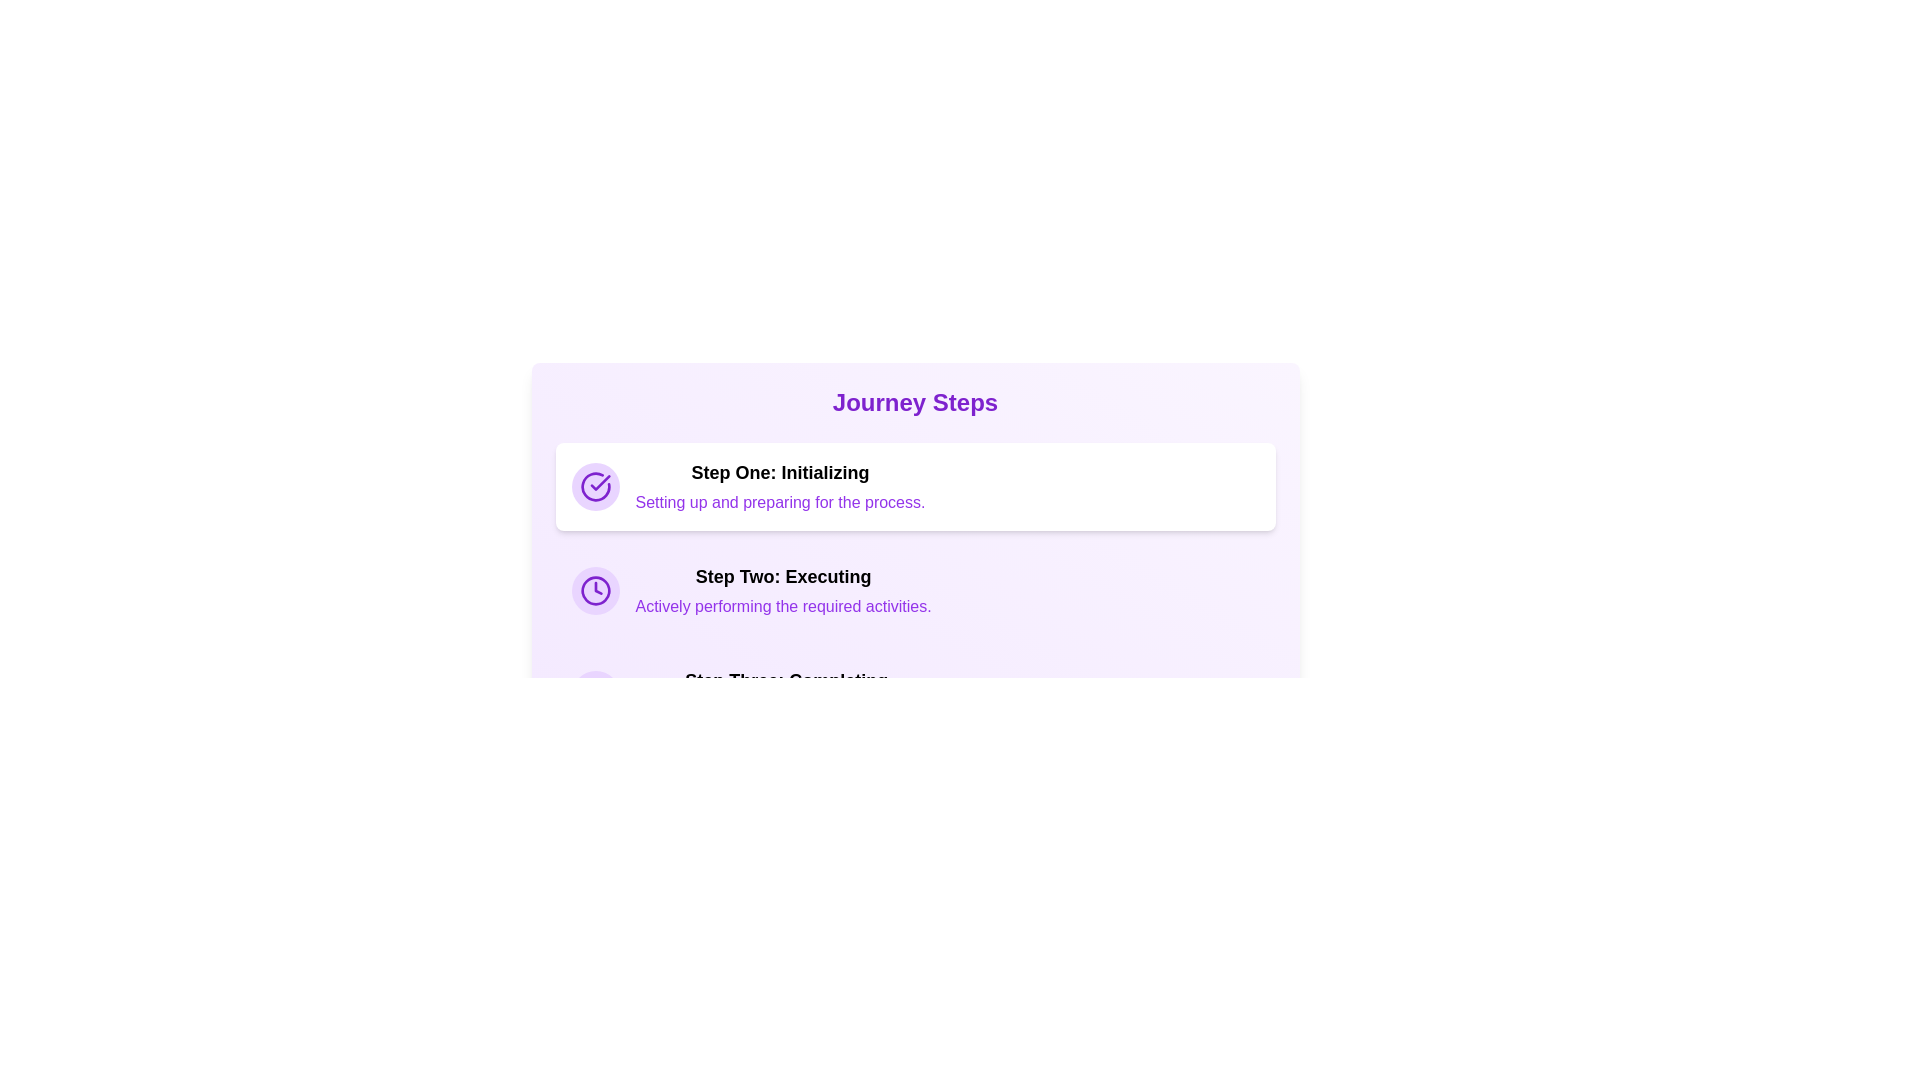 The height and width of the screenshot is (1080, 1920). I want to click on the Decorative icon that visually represents the 'Executing' step's theme located in the 'Step Two: Executing' section, positioned to the left of the step's title and description, so click(594, 589).